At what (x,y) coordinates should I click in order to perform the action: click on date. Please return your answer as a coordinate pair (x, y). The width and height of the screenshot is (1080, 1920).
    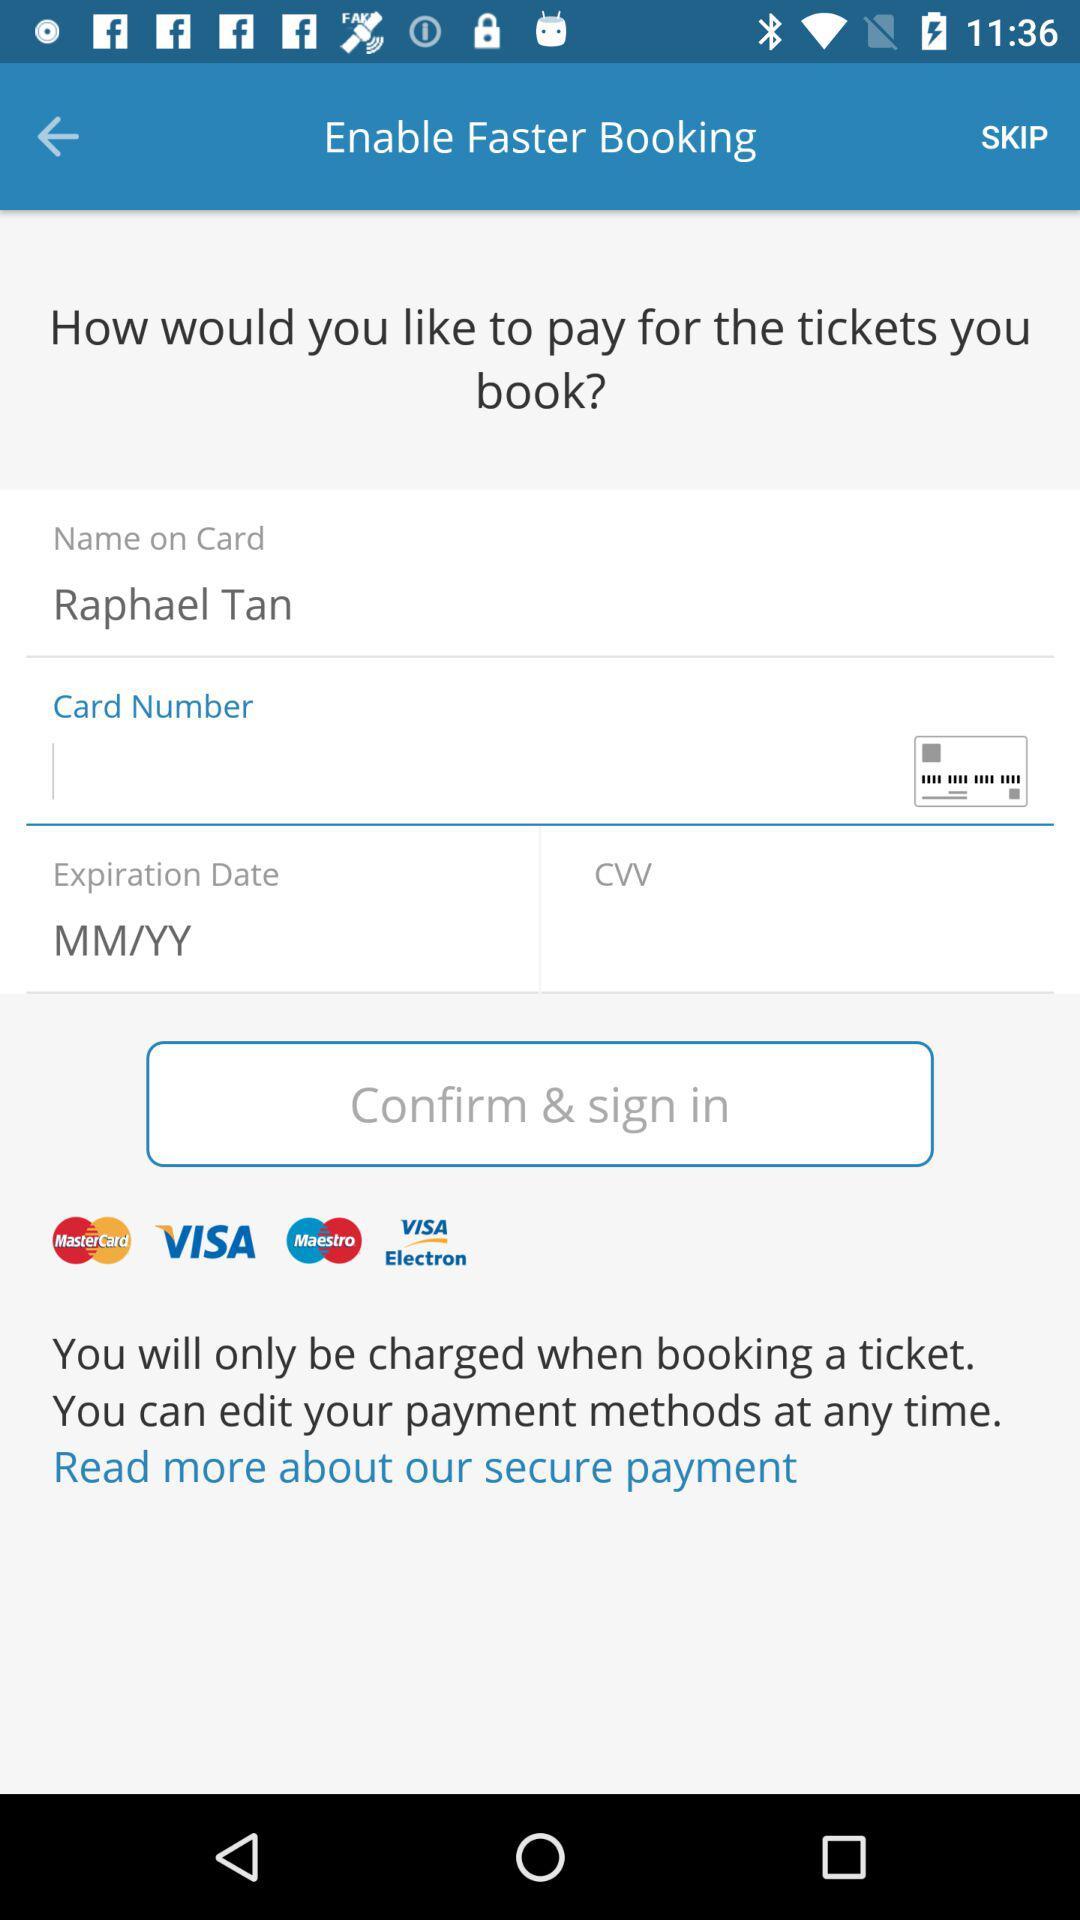
    Looking at the image, I should click on (268, 938).